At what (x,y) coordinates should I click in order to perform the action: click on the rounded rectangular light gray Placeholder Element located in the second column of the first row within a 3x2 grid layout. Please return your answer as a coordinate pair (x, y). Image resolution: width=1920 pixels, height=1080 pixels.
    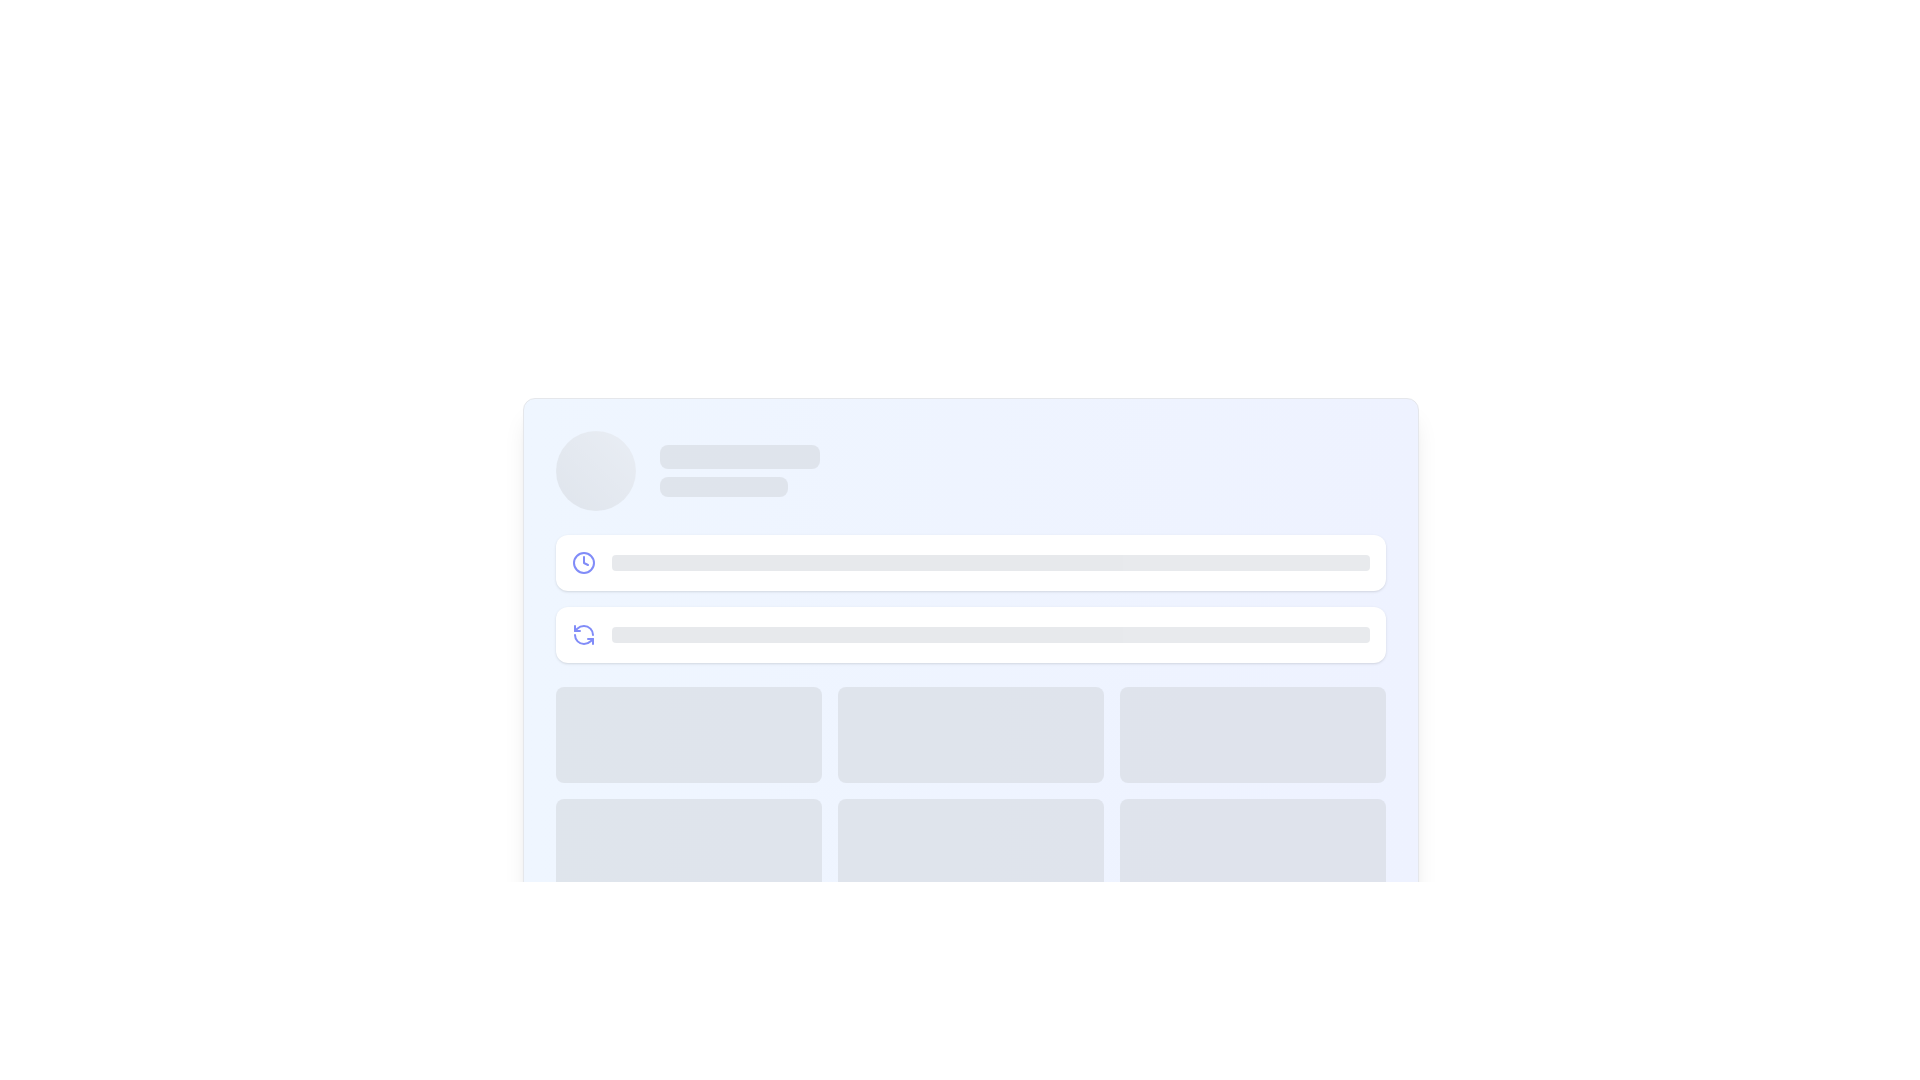
    Looking at the image, I should click on (970, 735).